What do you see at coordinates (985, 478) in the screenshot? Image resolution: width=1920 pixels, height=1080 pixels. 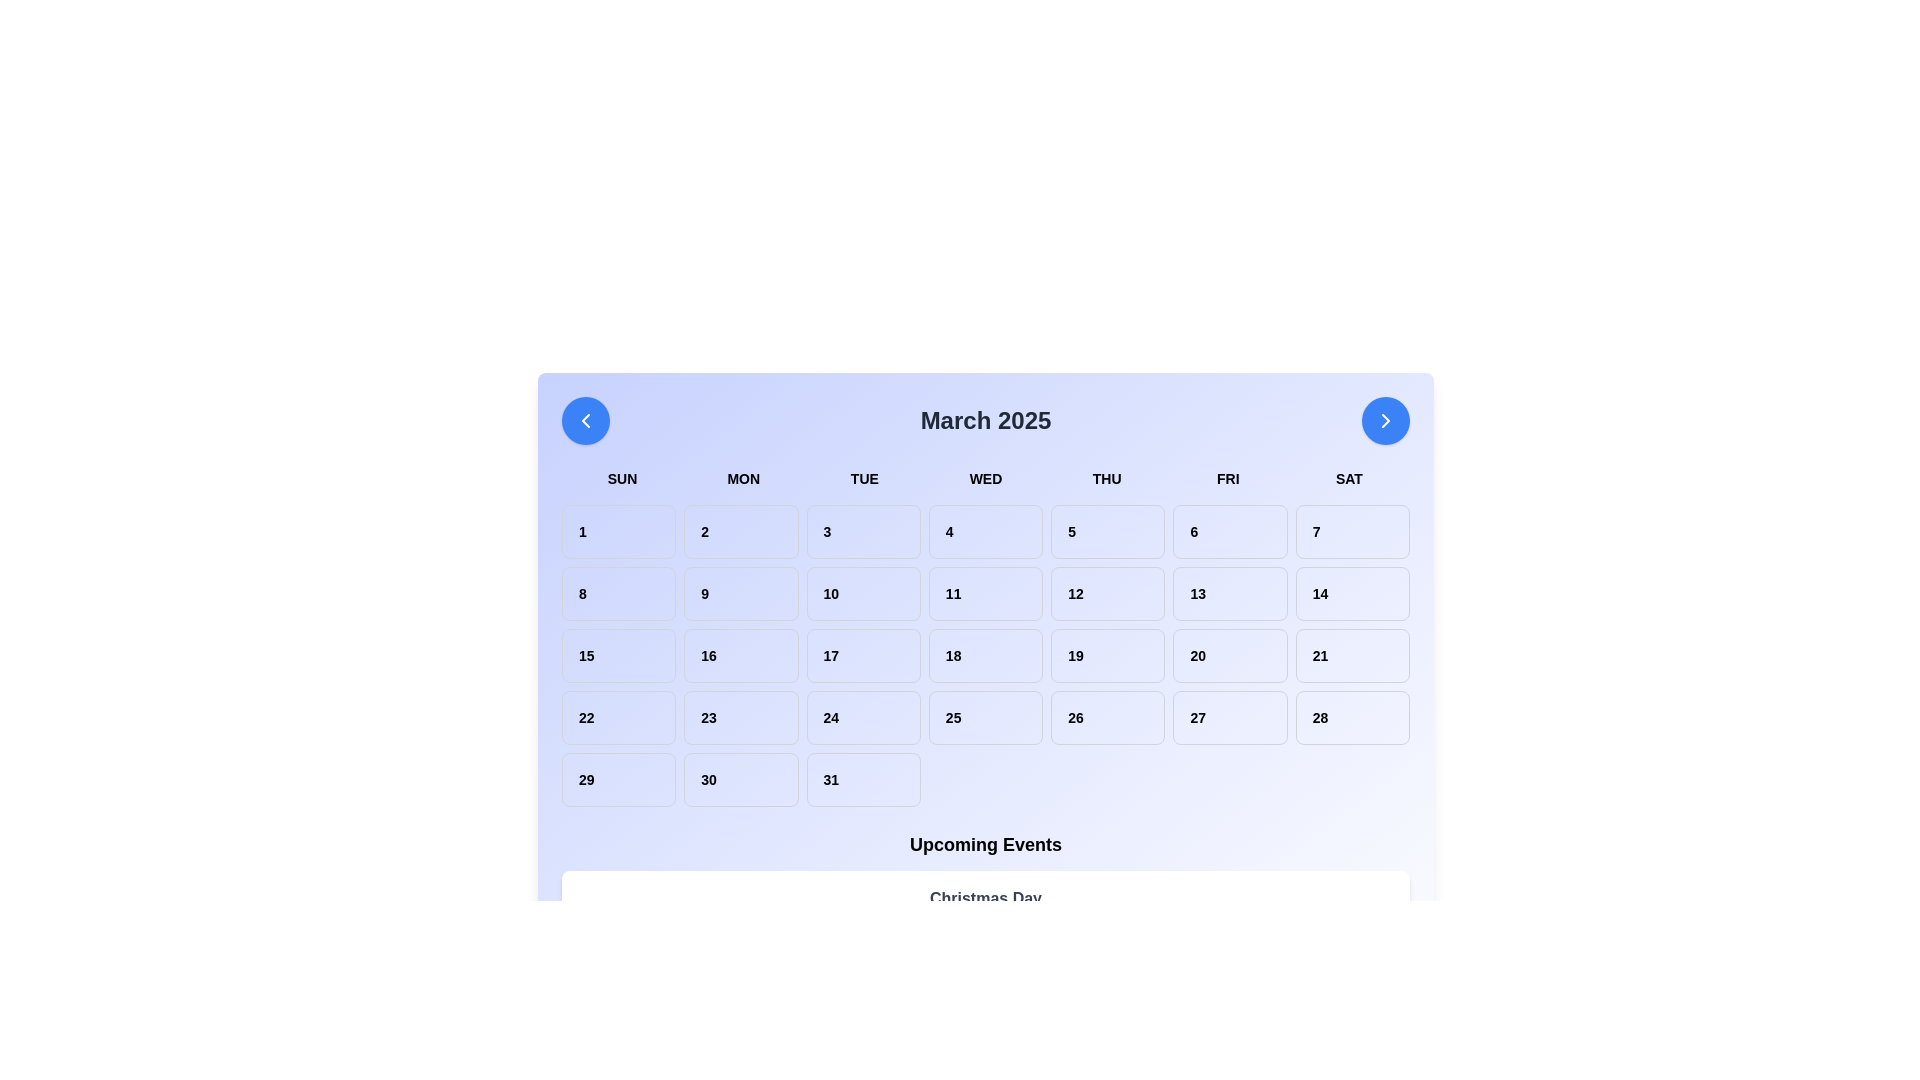 I see `the text label displaying 'Wed', which is styled in bold uppercase letters and centered in the weekday header row of the grid layout` at bounding box center [985, 478].